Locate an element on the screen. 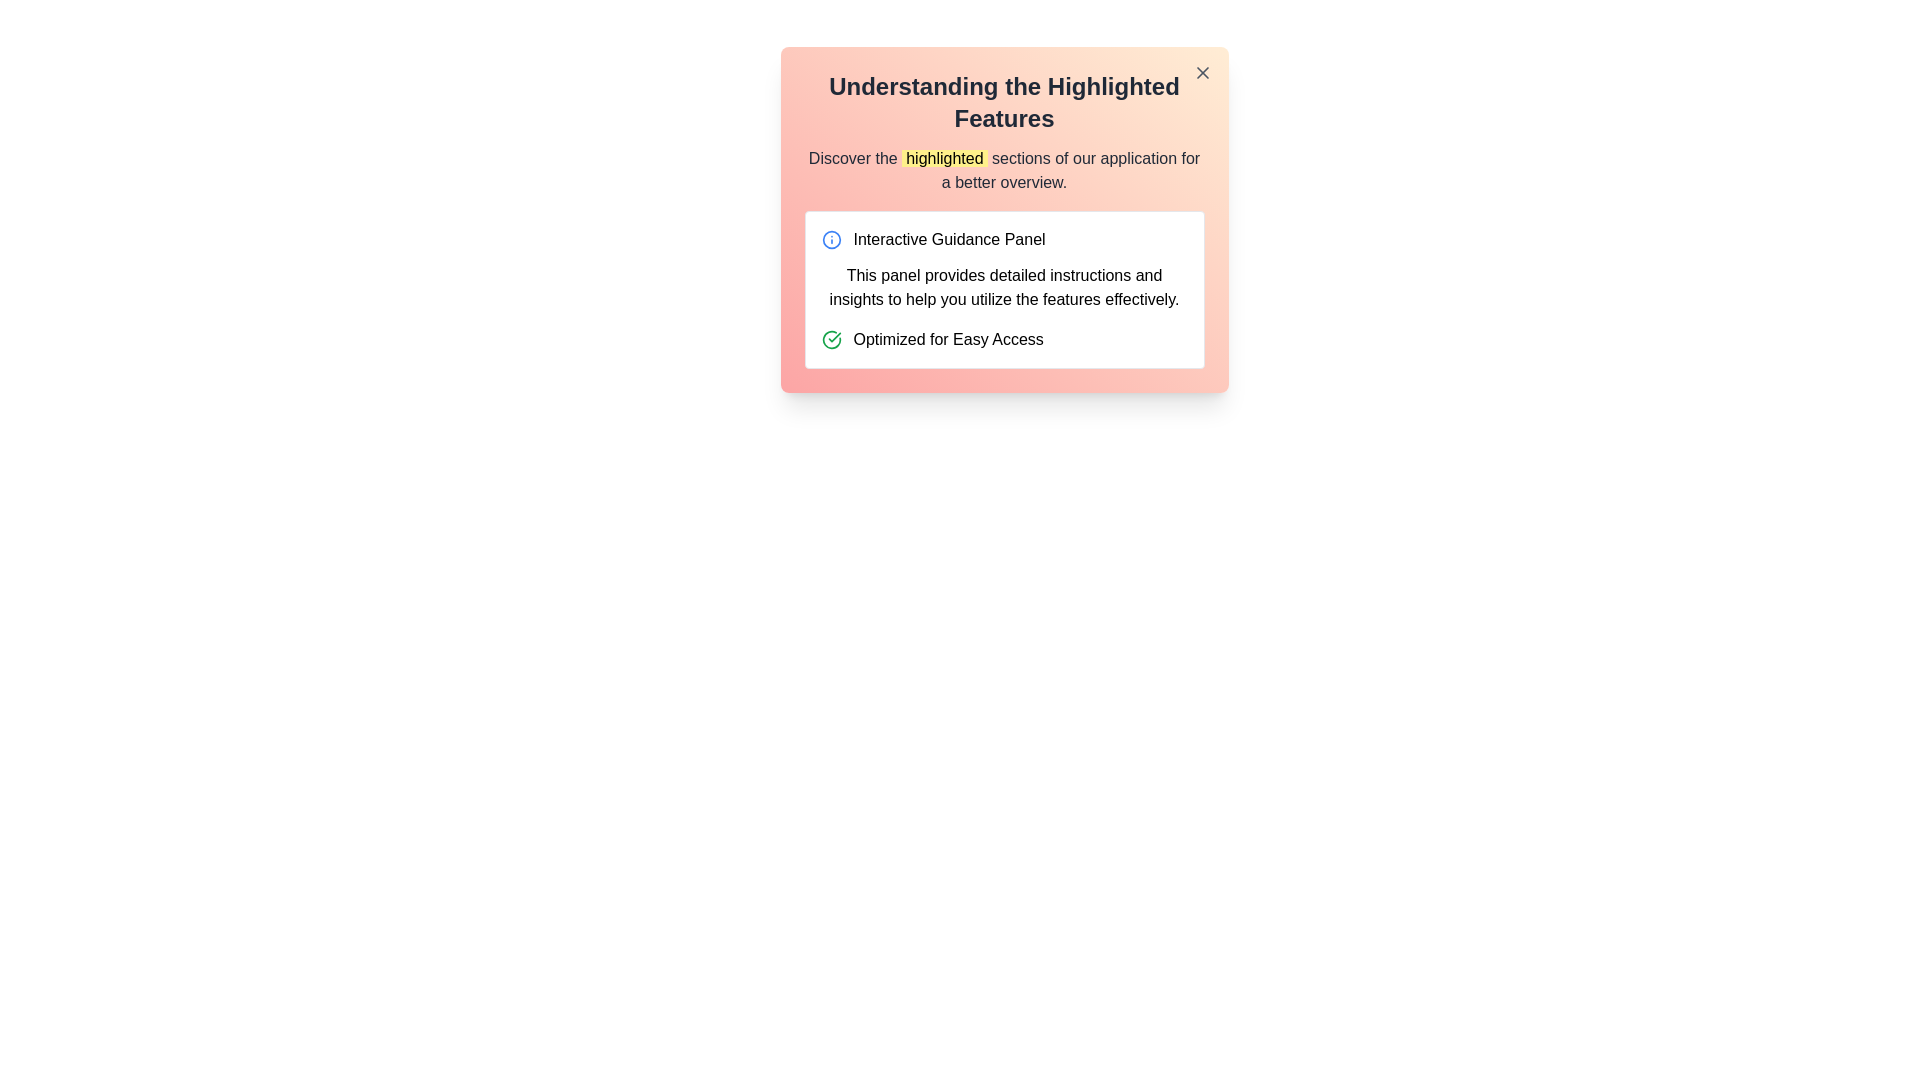  paragraph containing the text 'This panel provides detailed instructions and insights to help you utilize the features effectively.' which is located in the information panel below the title 'Interactive Guidance Panel' is located at coordinates (1004, 288).